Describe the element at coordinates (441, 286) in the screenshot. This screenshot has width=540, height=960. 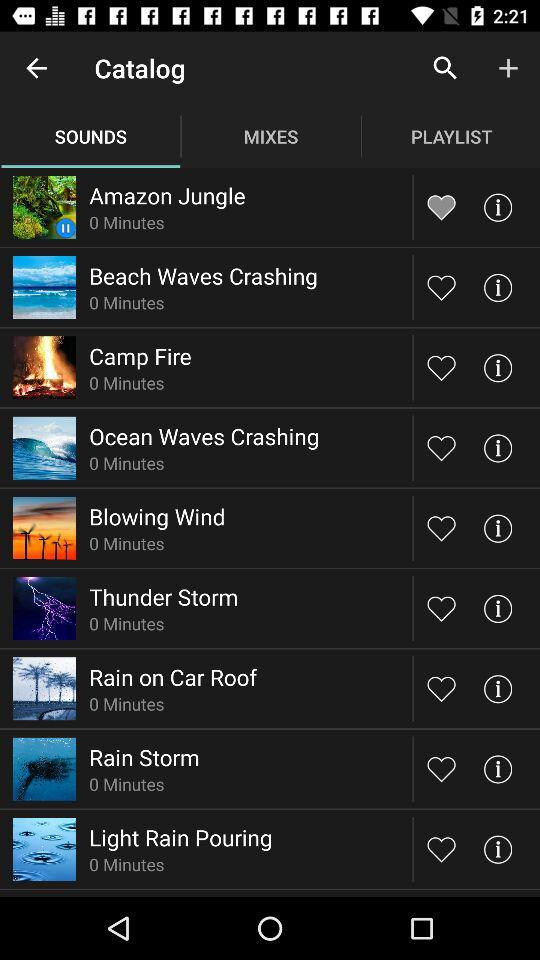
I see `like` at that location.